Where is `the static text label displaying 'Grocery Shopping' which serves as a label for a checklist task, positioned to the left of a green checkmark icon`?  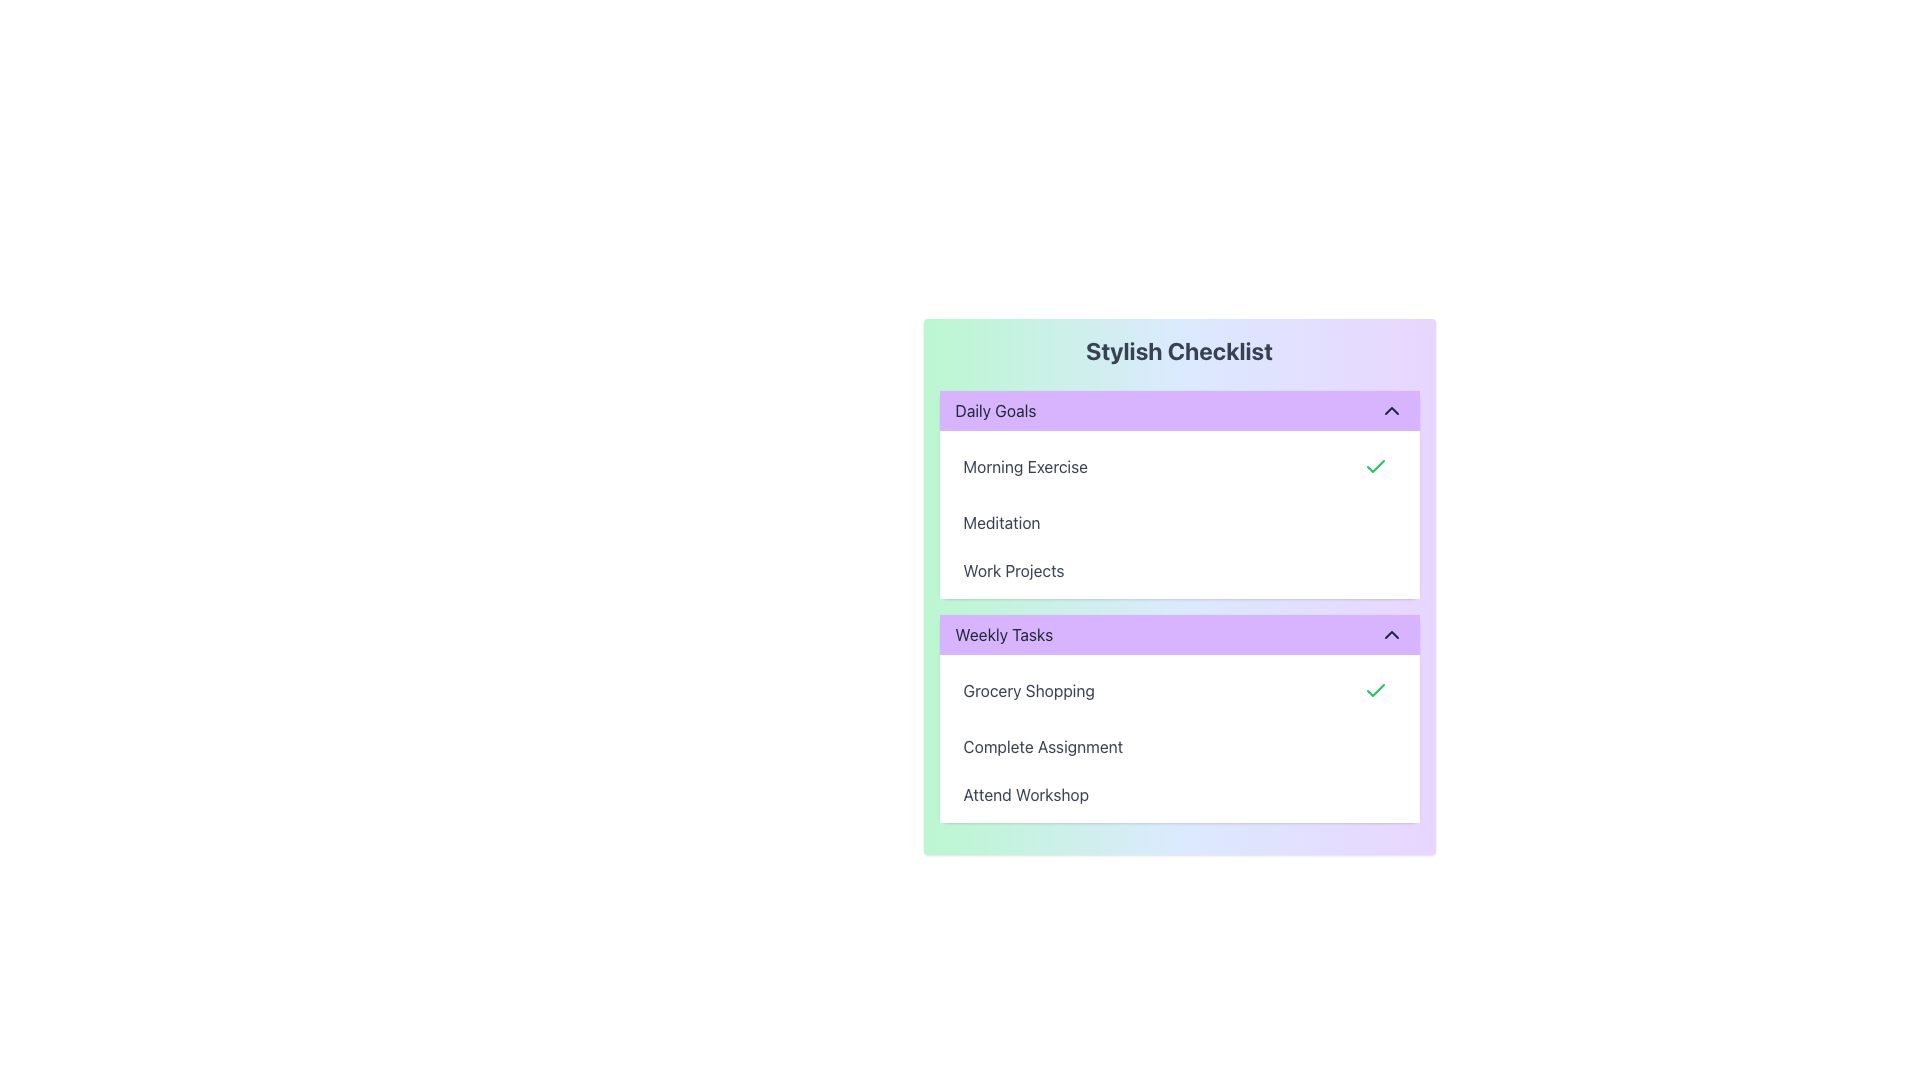 the static text label displaying 'Grocery Shopping' which serves as a label for a checklist task, positioned to the left of a green checkmark icon is located at coordinates (1029, 689).